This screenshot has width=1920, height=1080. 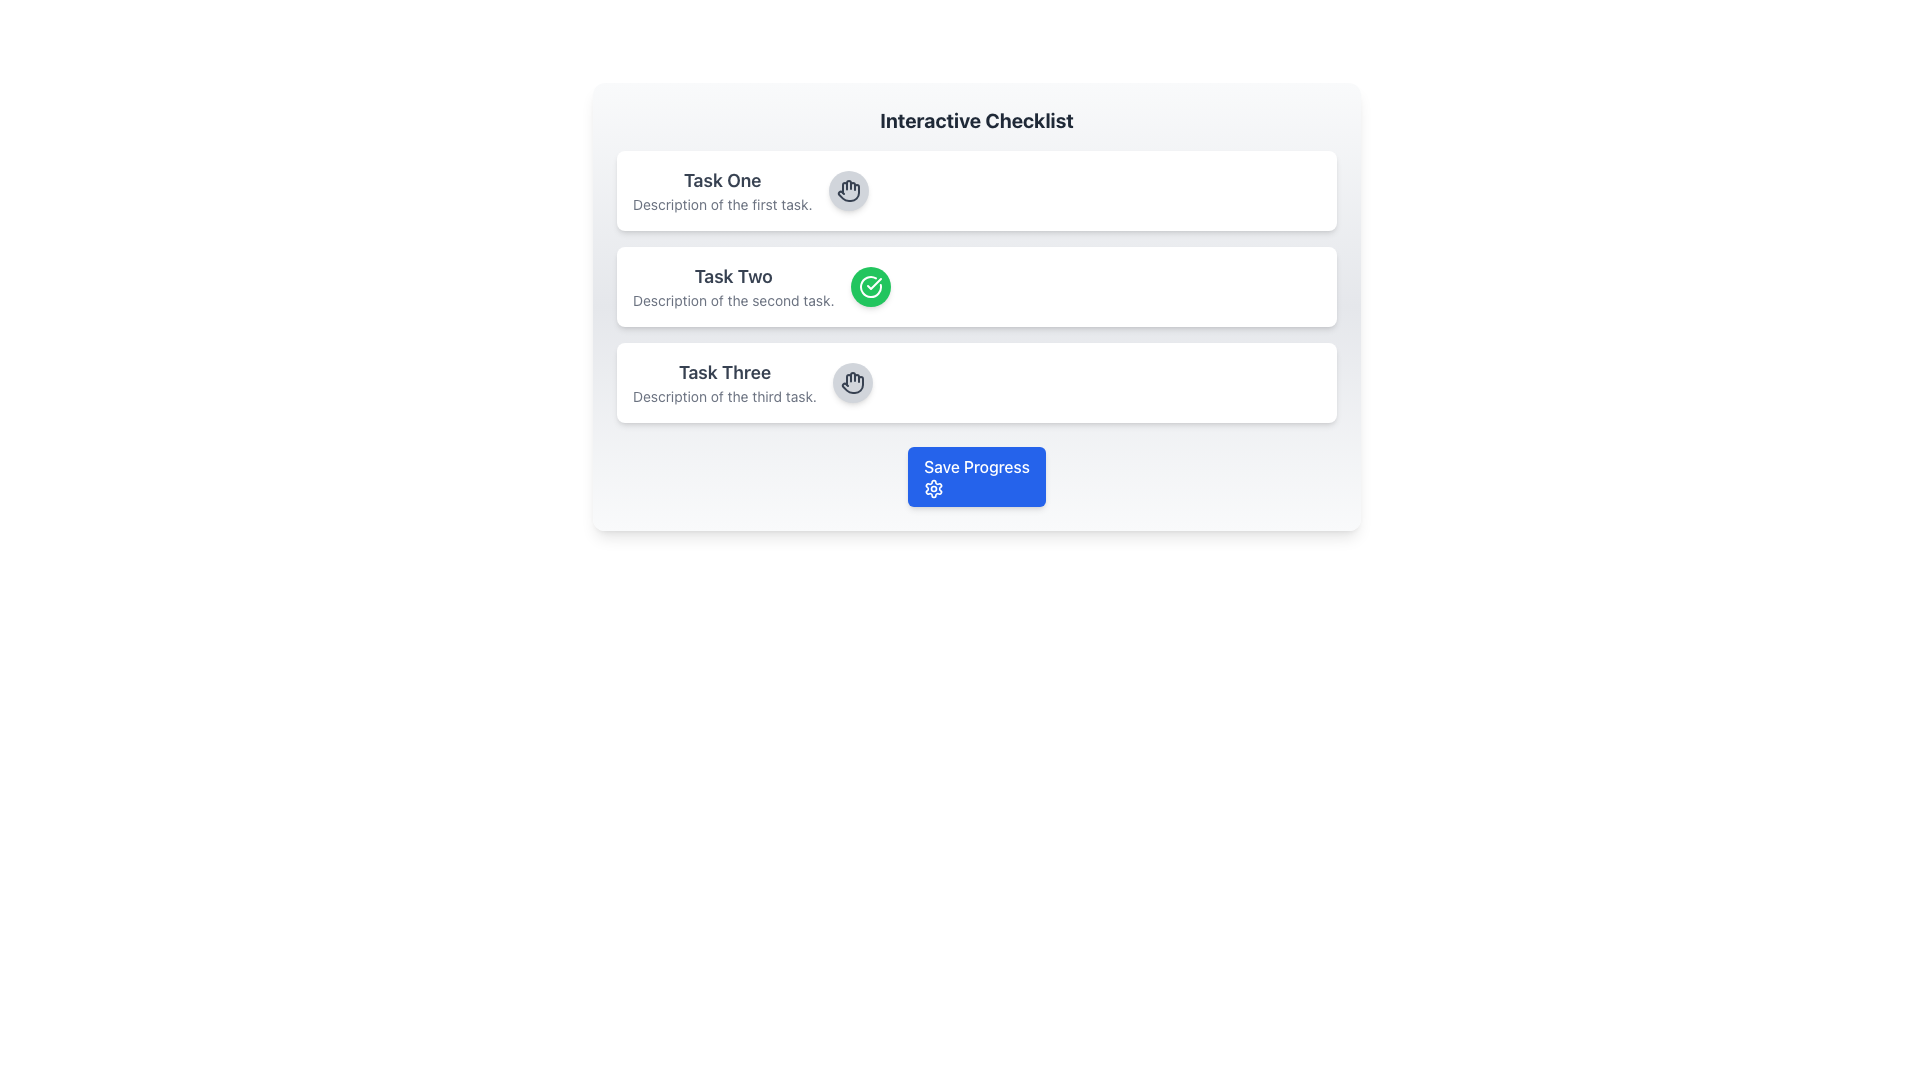 What do you see at coordinates (977, 286) in the screenshot?
I see `the 'Task Two' item in the checklist` at bounding box center [977, 286].